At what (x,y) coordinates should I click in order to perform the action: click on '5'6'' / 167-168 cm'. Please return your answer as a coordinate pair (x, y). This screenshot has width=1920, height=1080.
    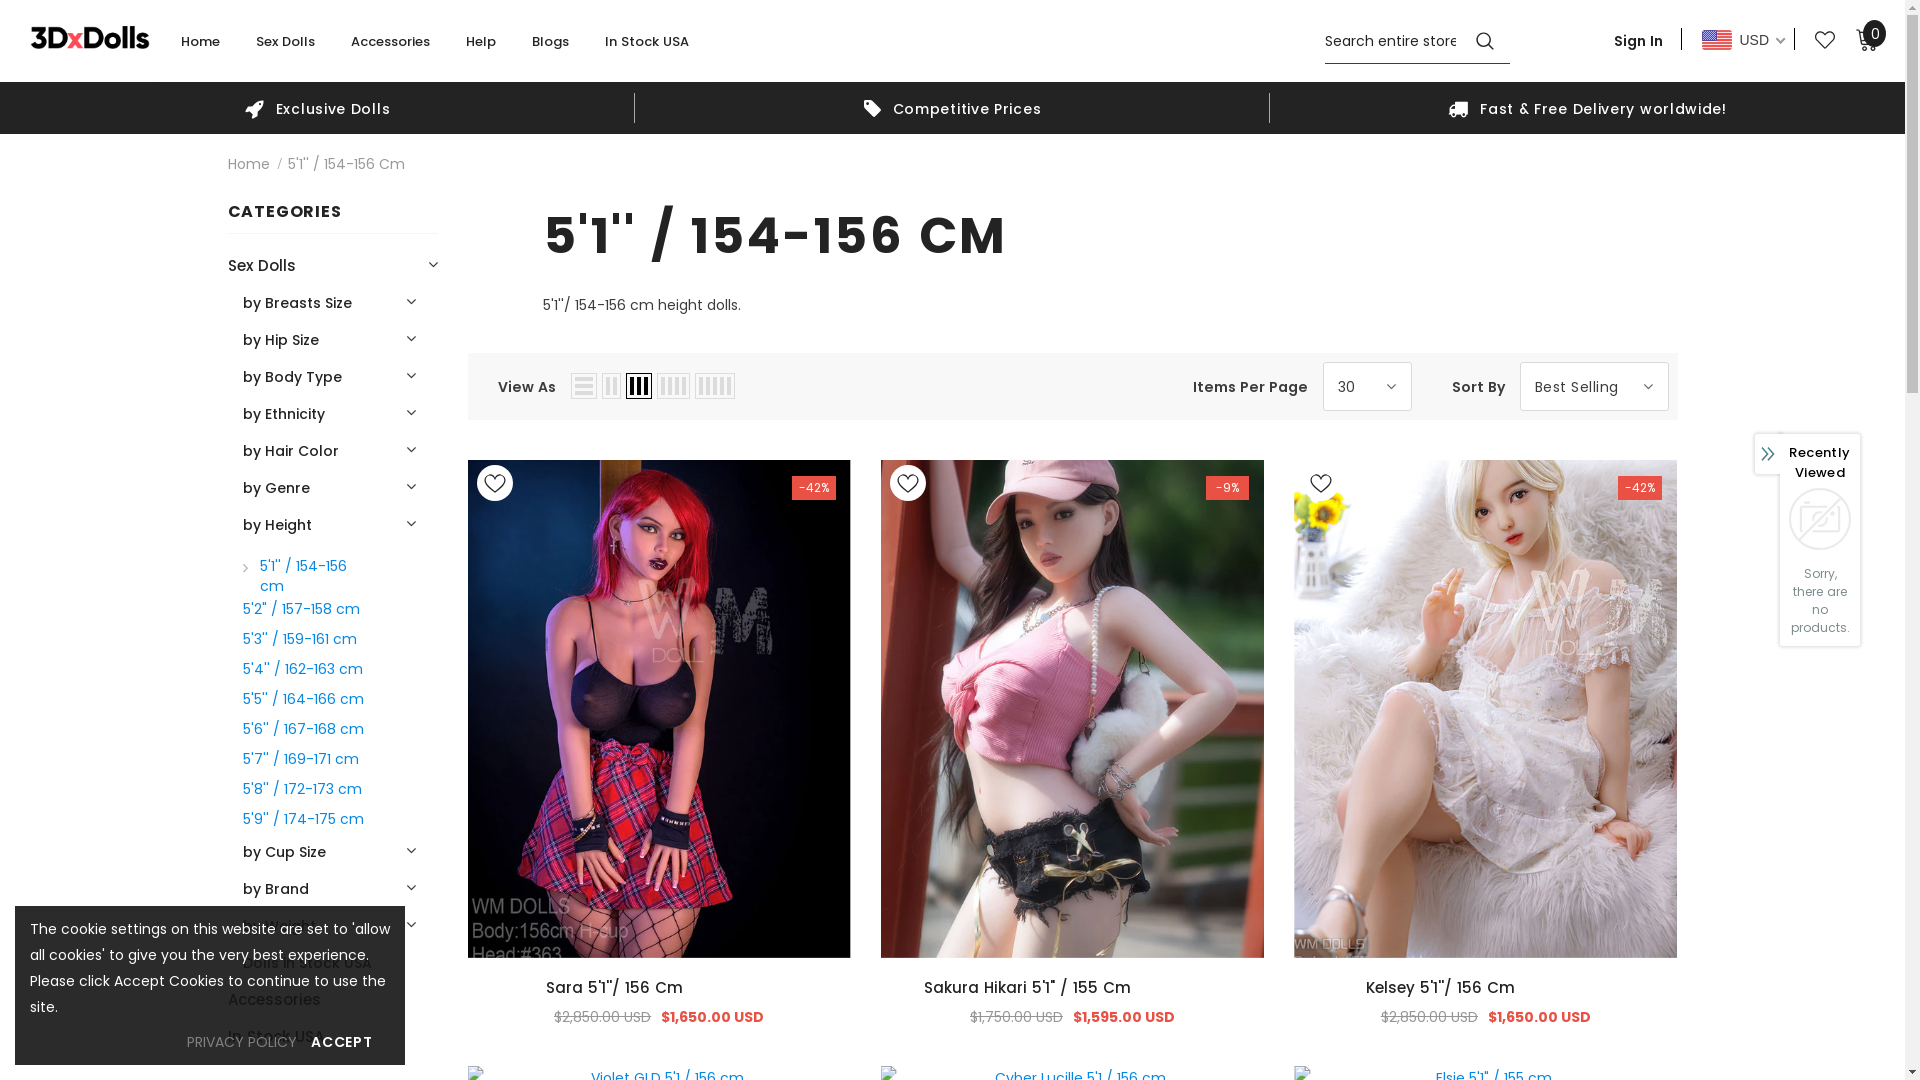
    Looking at the image, I should click on (301, 728).